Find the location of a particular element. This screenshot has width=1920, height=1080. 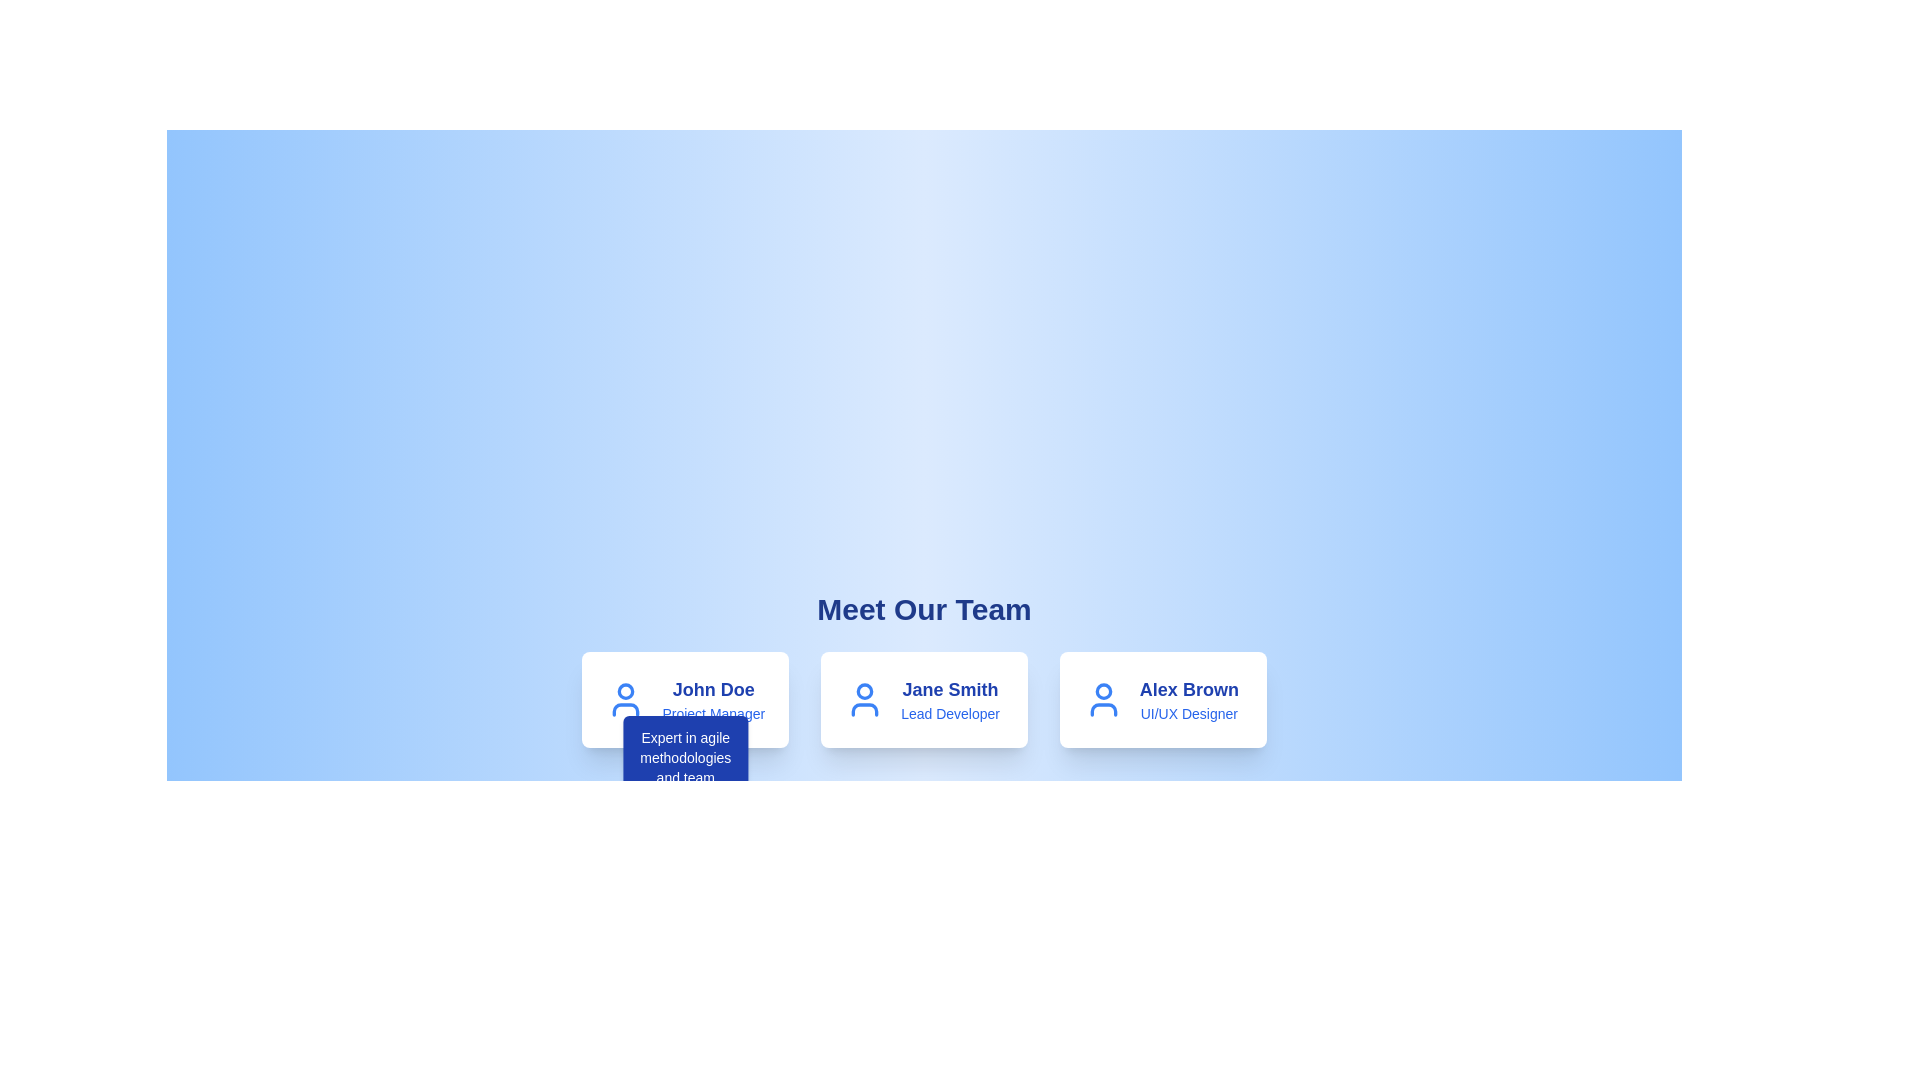

text displayed in the 'Project Manager' text label, which is styled in blue color and is located beneath the 'John Doe' name within the team member description card is located at coordinates (713, 712).